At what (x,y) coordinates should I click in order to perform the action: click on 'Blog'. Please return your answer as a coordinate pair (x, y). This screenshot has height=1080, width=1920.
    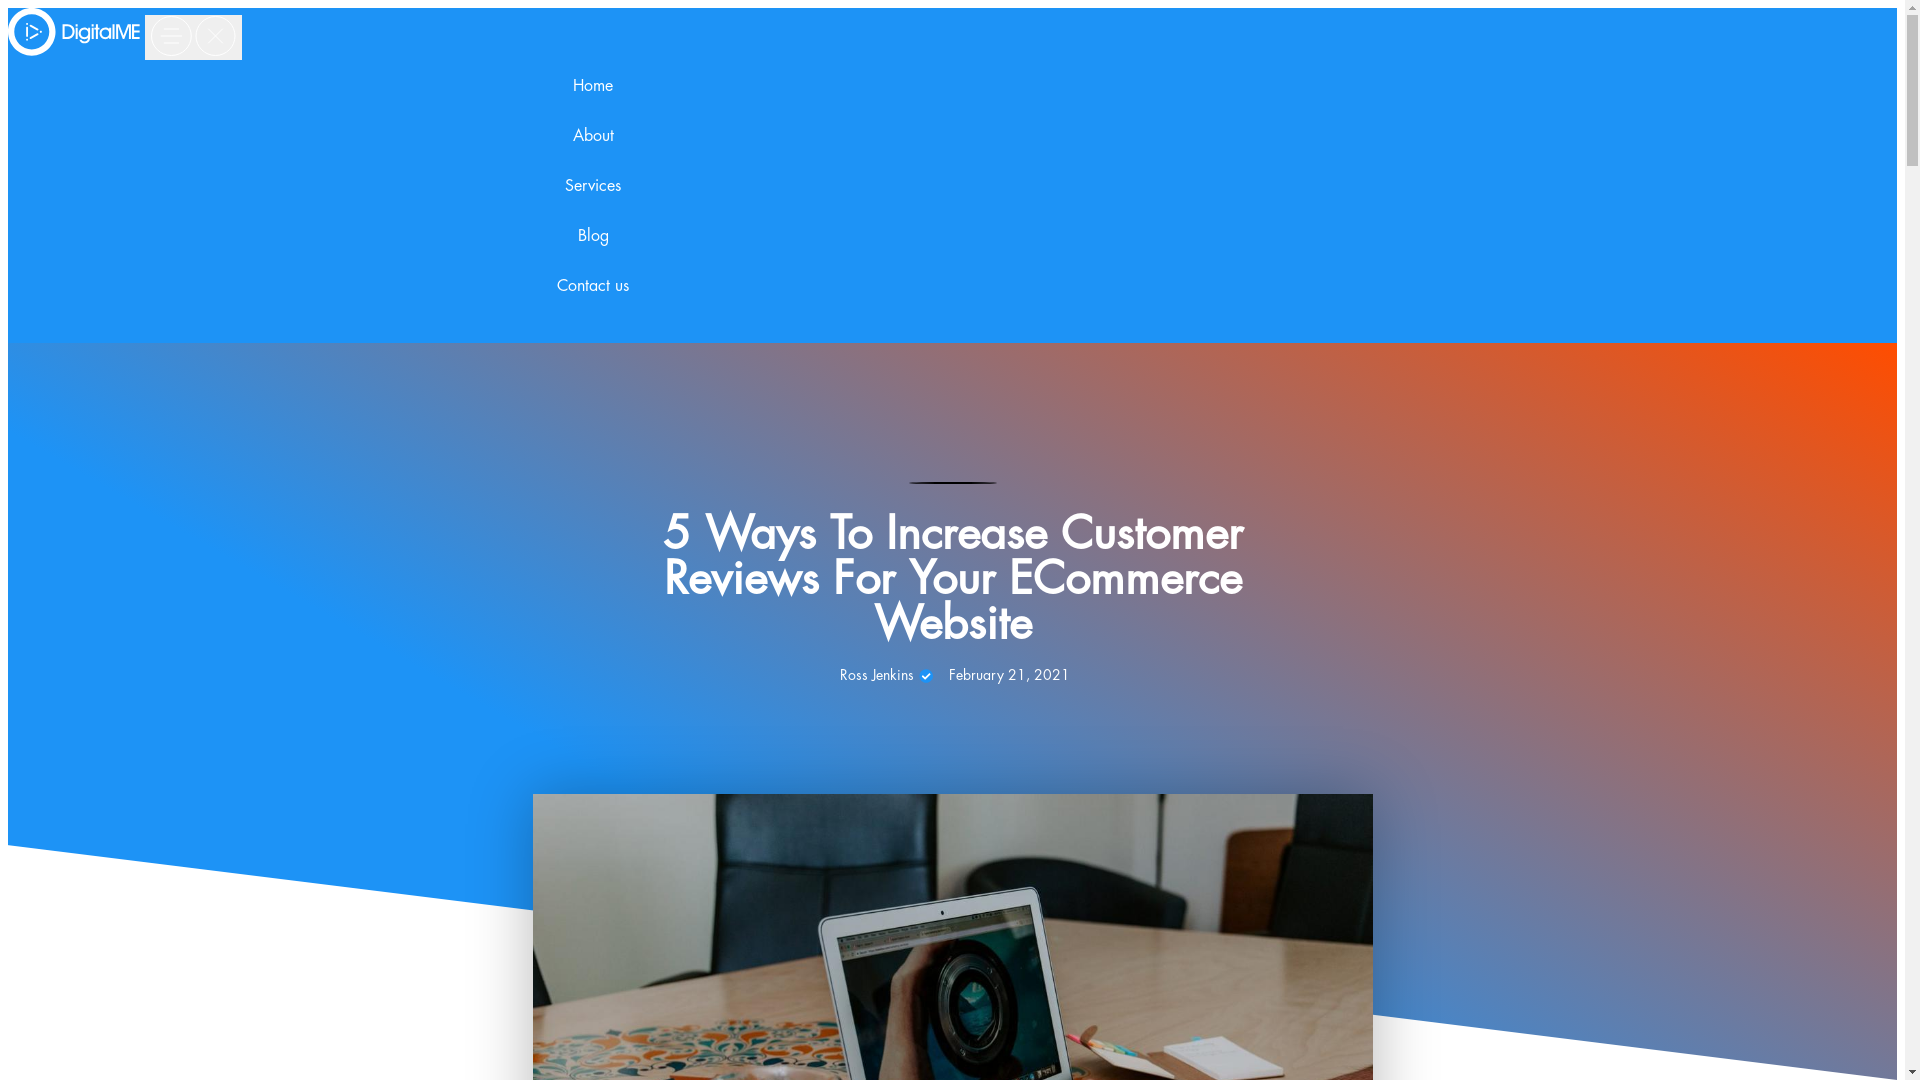
    Looking at the image, I should click on (566, 250).